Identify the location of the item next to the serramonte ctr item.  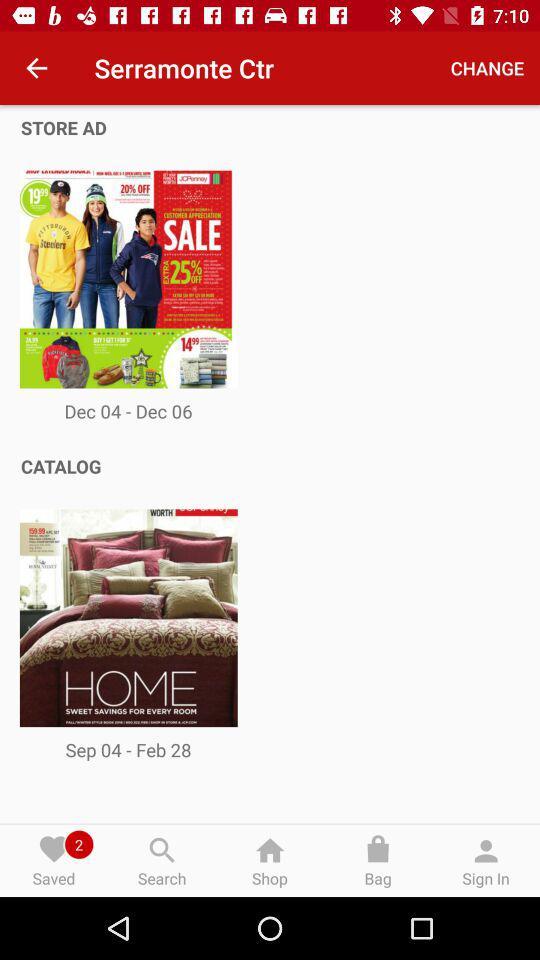
(36, 68).